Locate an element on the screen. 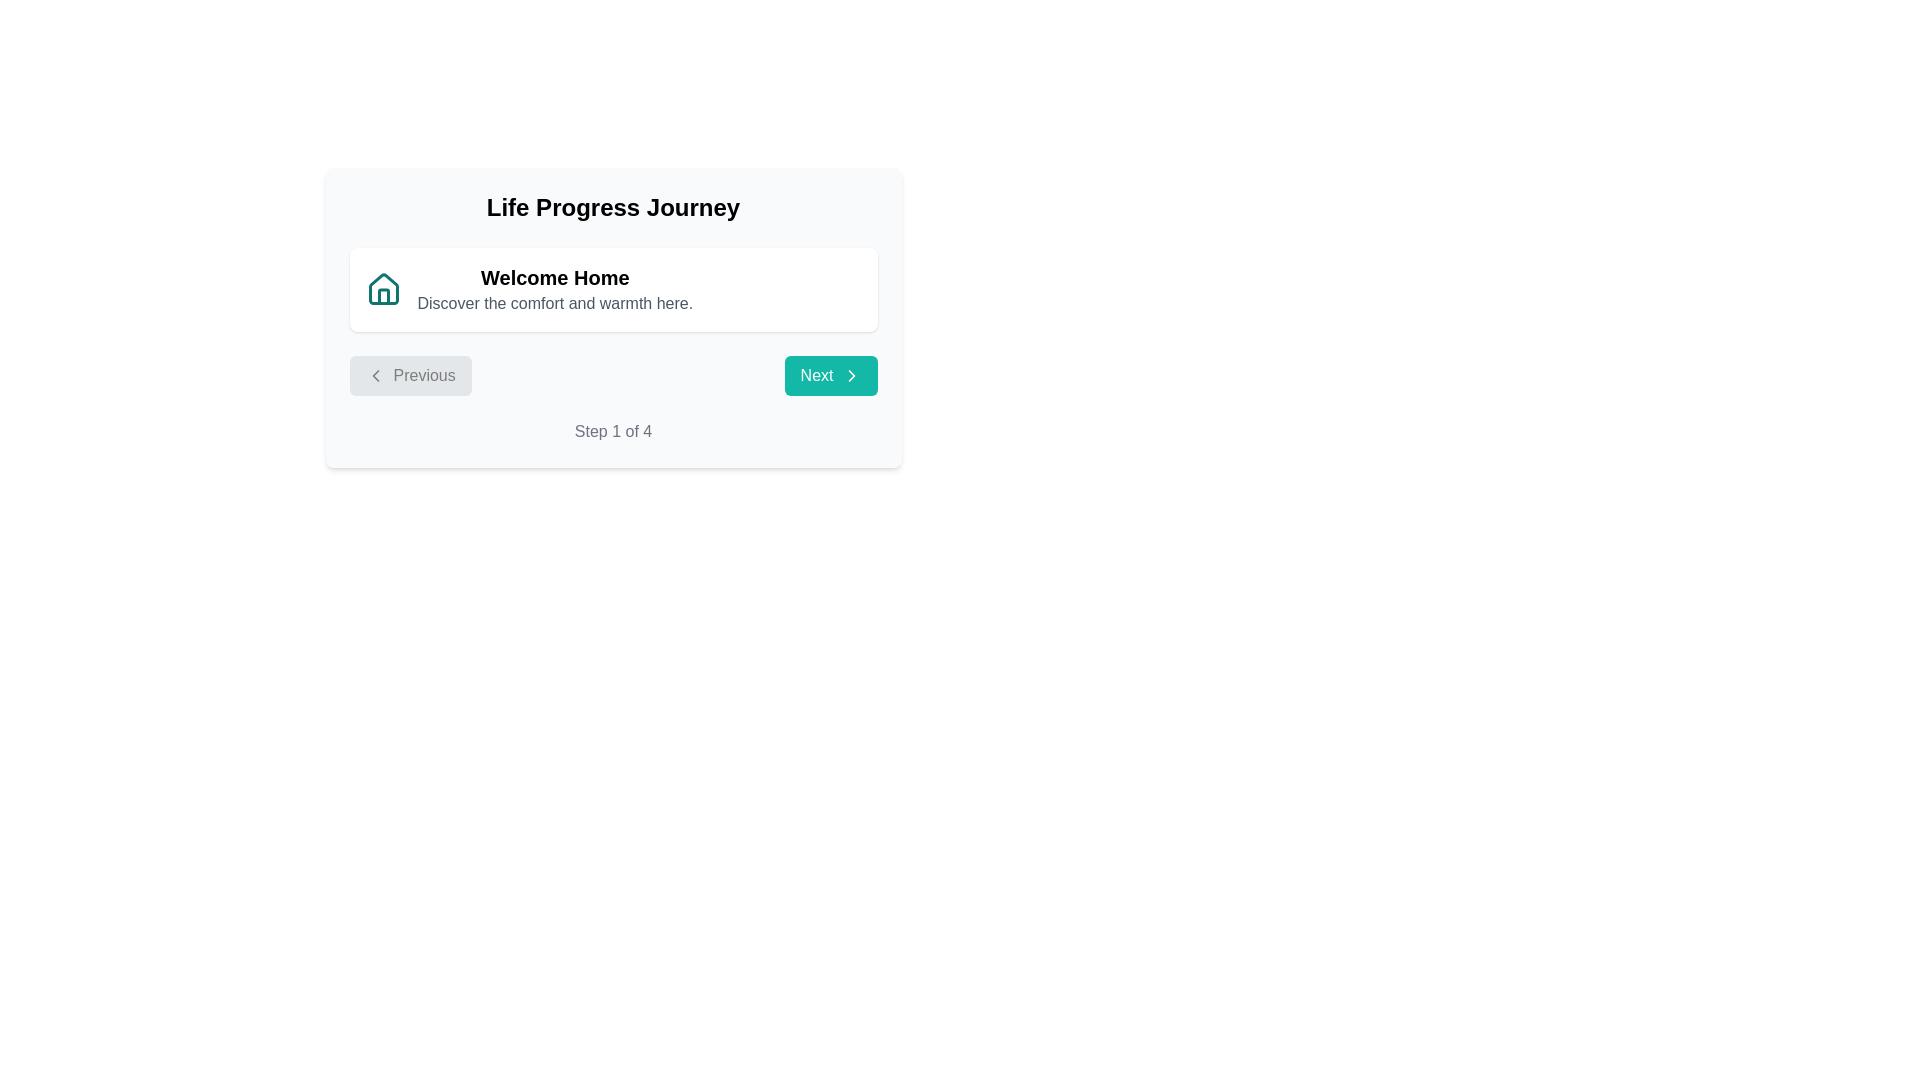  the left-facing chevron icon located to the left of the 'Previous' button in the bottom-left corner of the modal window is located at coordinates (375, 375).